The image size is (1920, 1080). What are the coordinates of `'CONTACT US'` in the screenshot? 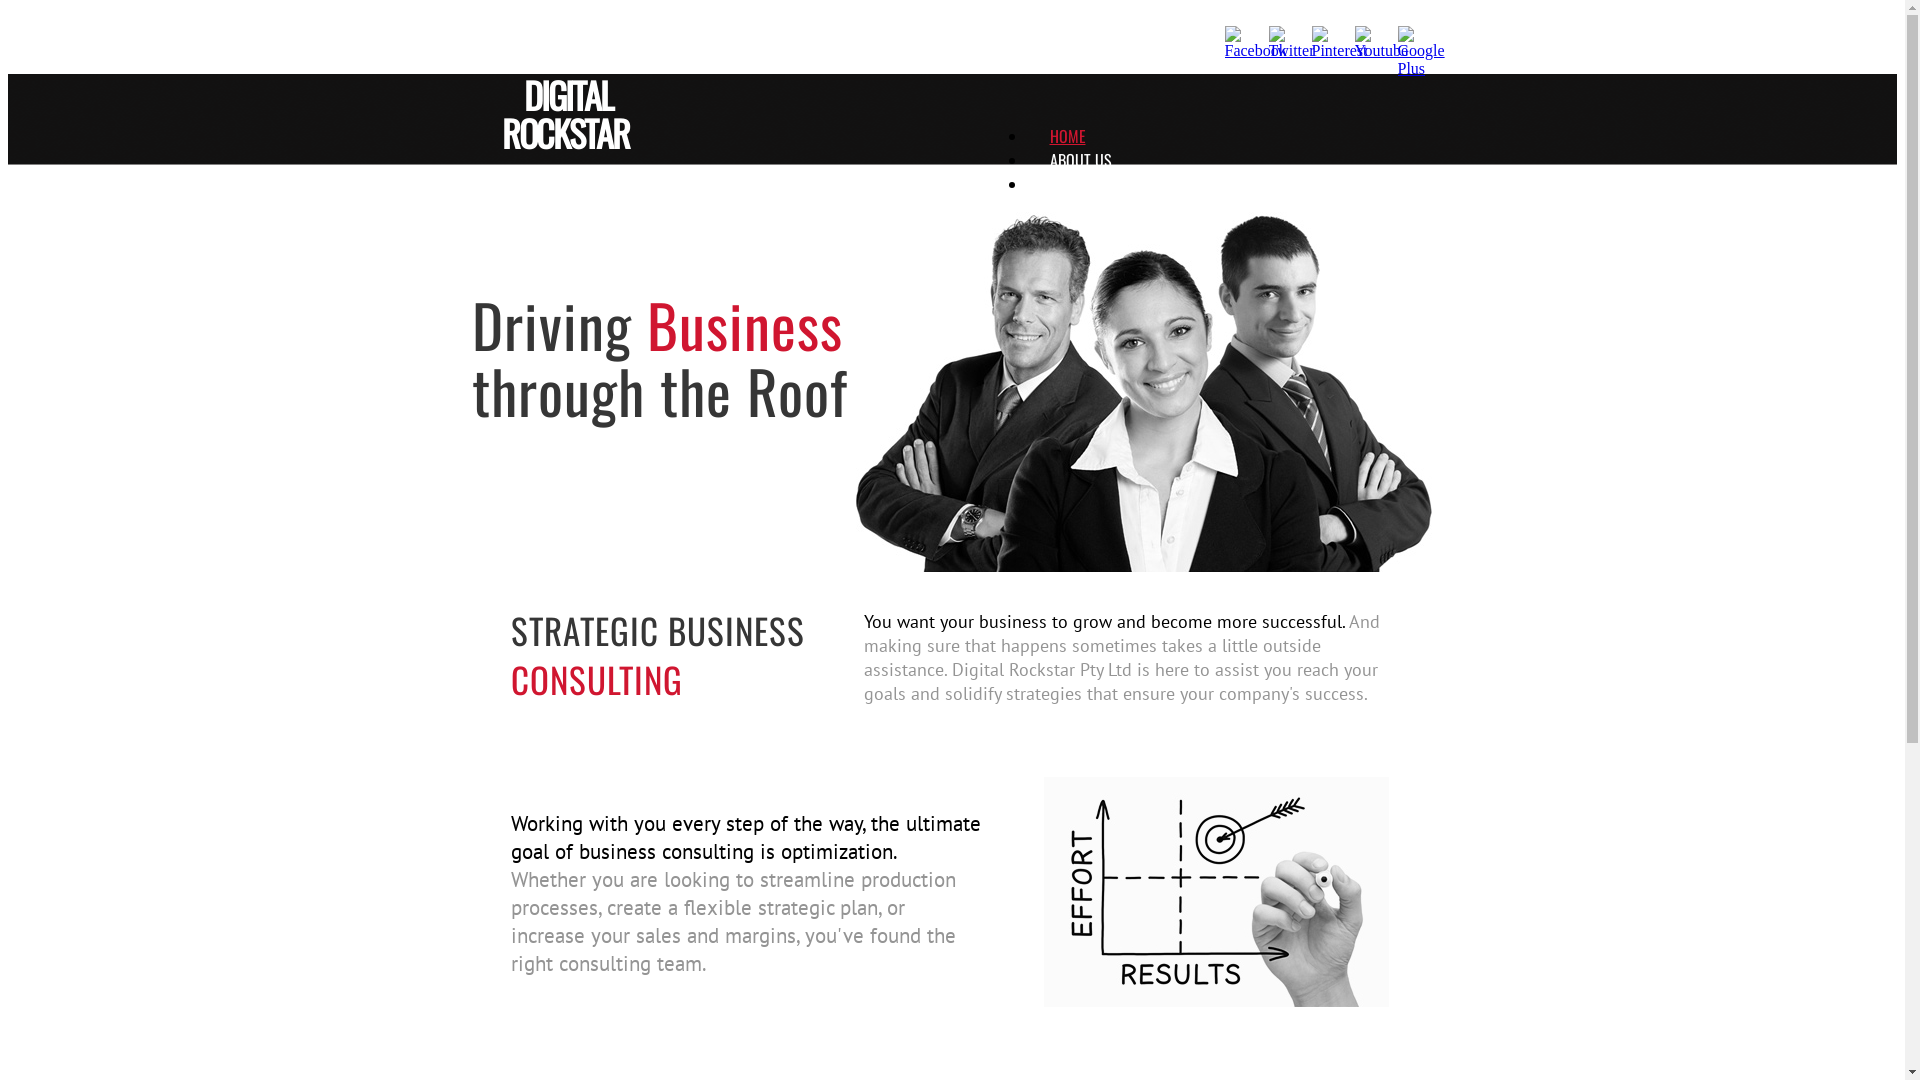 It's located at (1049, 208).